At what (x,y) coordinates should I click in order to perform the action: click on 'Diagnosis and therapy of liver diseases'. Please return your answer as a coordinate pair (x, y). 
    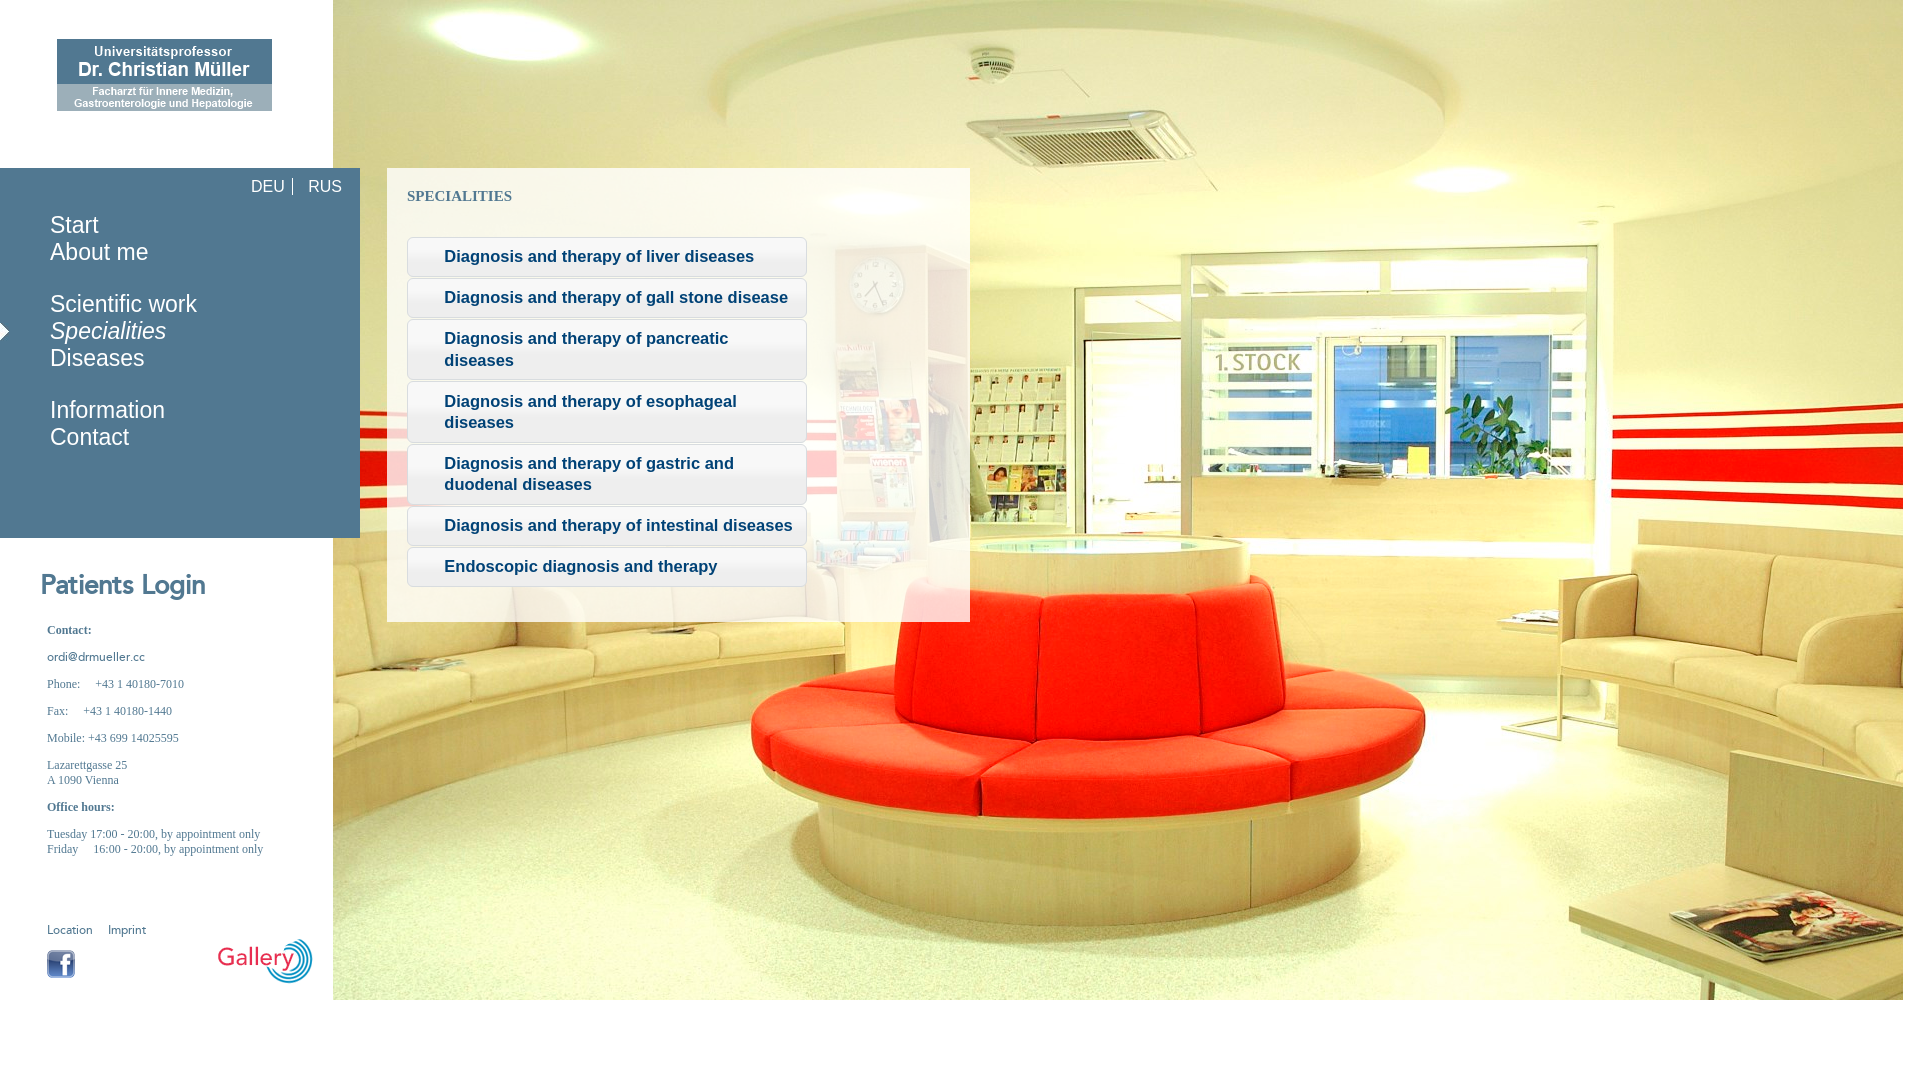
    Looking at the image, I should click on (605, 256).